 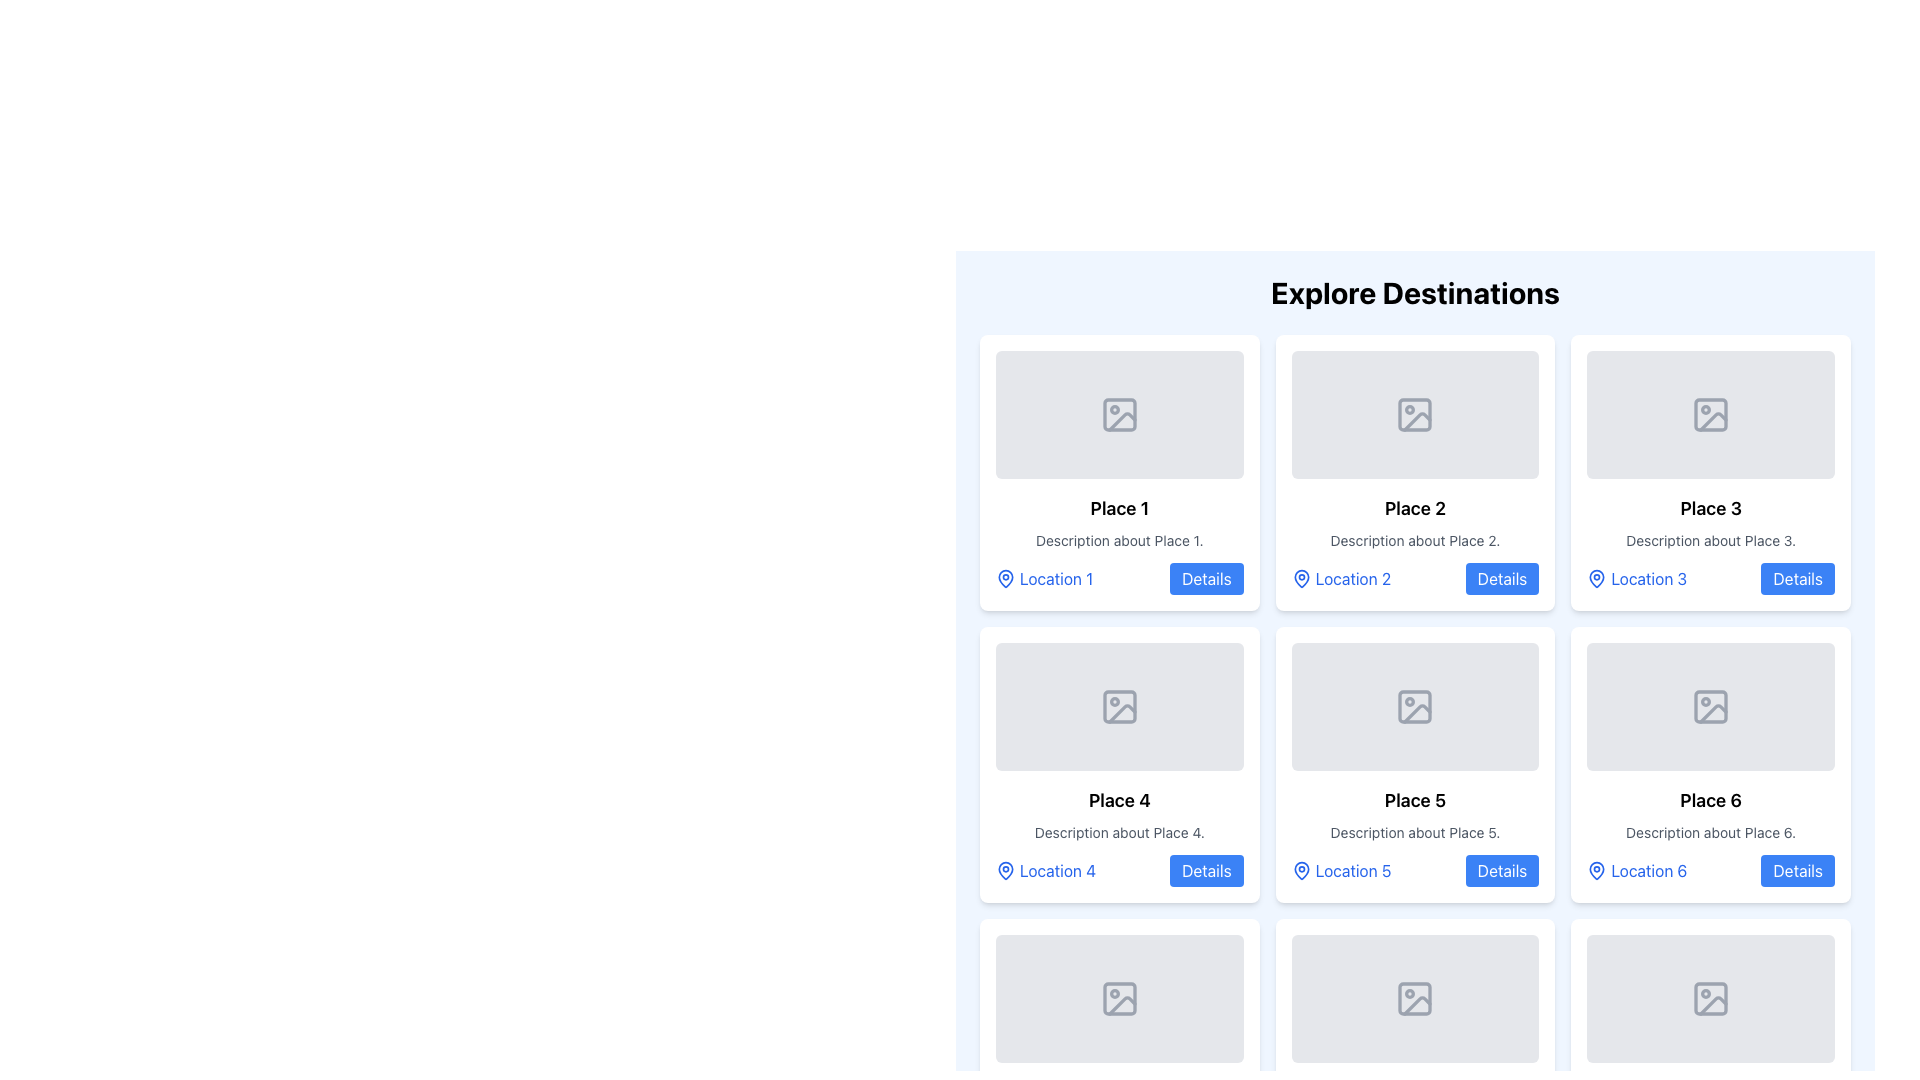 I want to click on the Placeholder Icon located in the second column and second row of the grid layout within the card labeled 'Place 4', so click(x=1118, y=705).